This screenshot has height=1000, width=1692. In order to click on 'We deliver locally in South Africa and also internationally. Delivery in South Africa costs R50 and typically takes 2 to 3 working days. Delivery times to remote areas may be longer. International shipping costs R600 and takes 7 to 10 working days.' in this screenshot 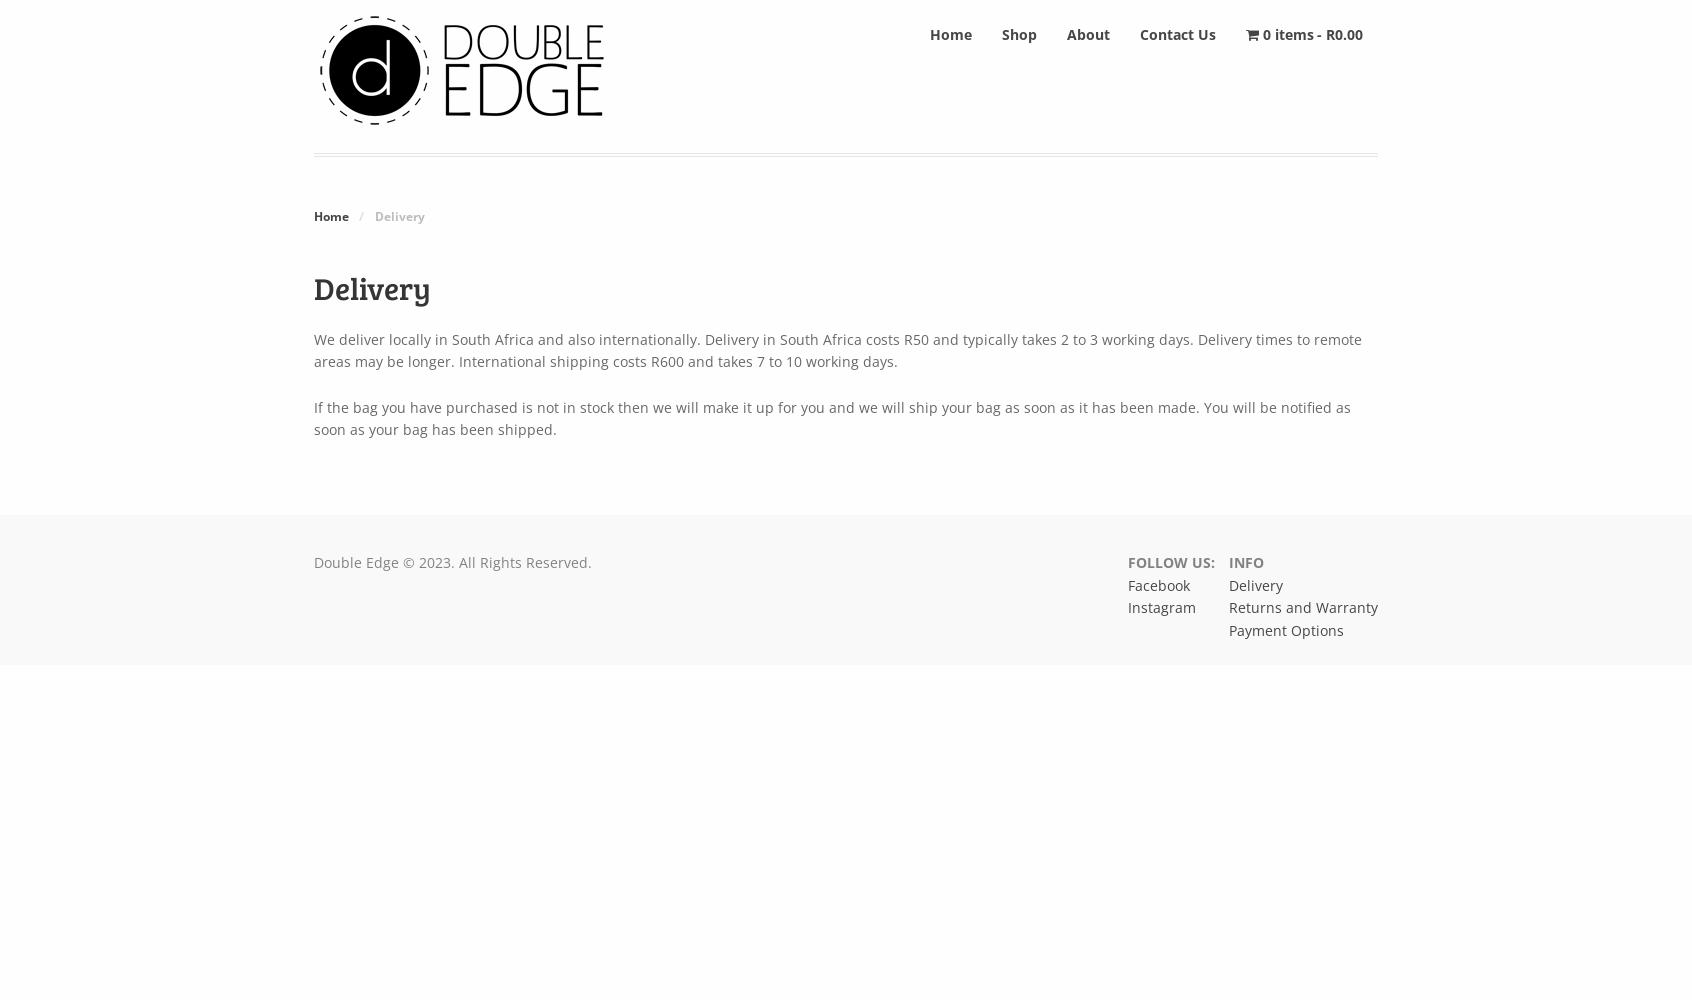, I will do `click(838, 349)`.